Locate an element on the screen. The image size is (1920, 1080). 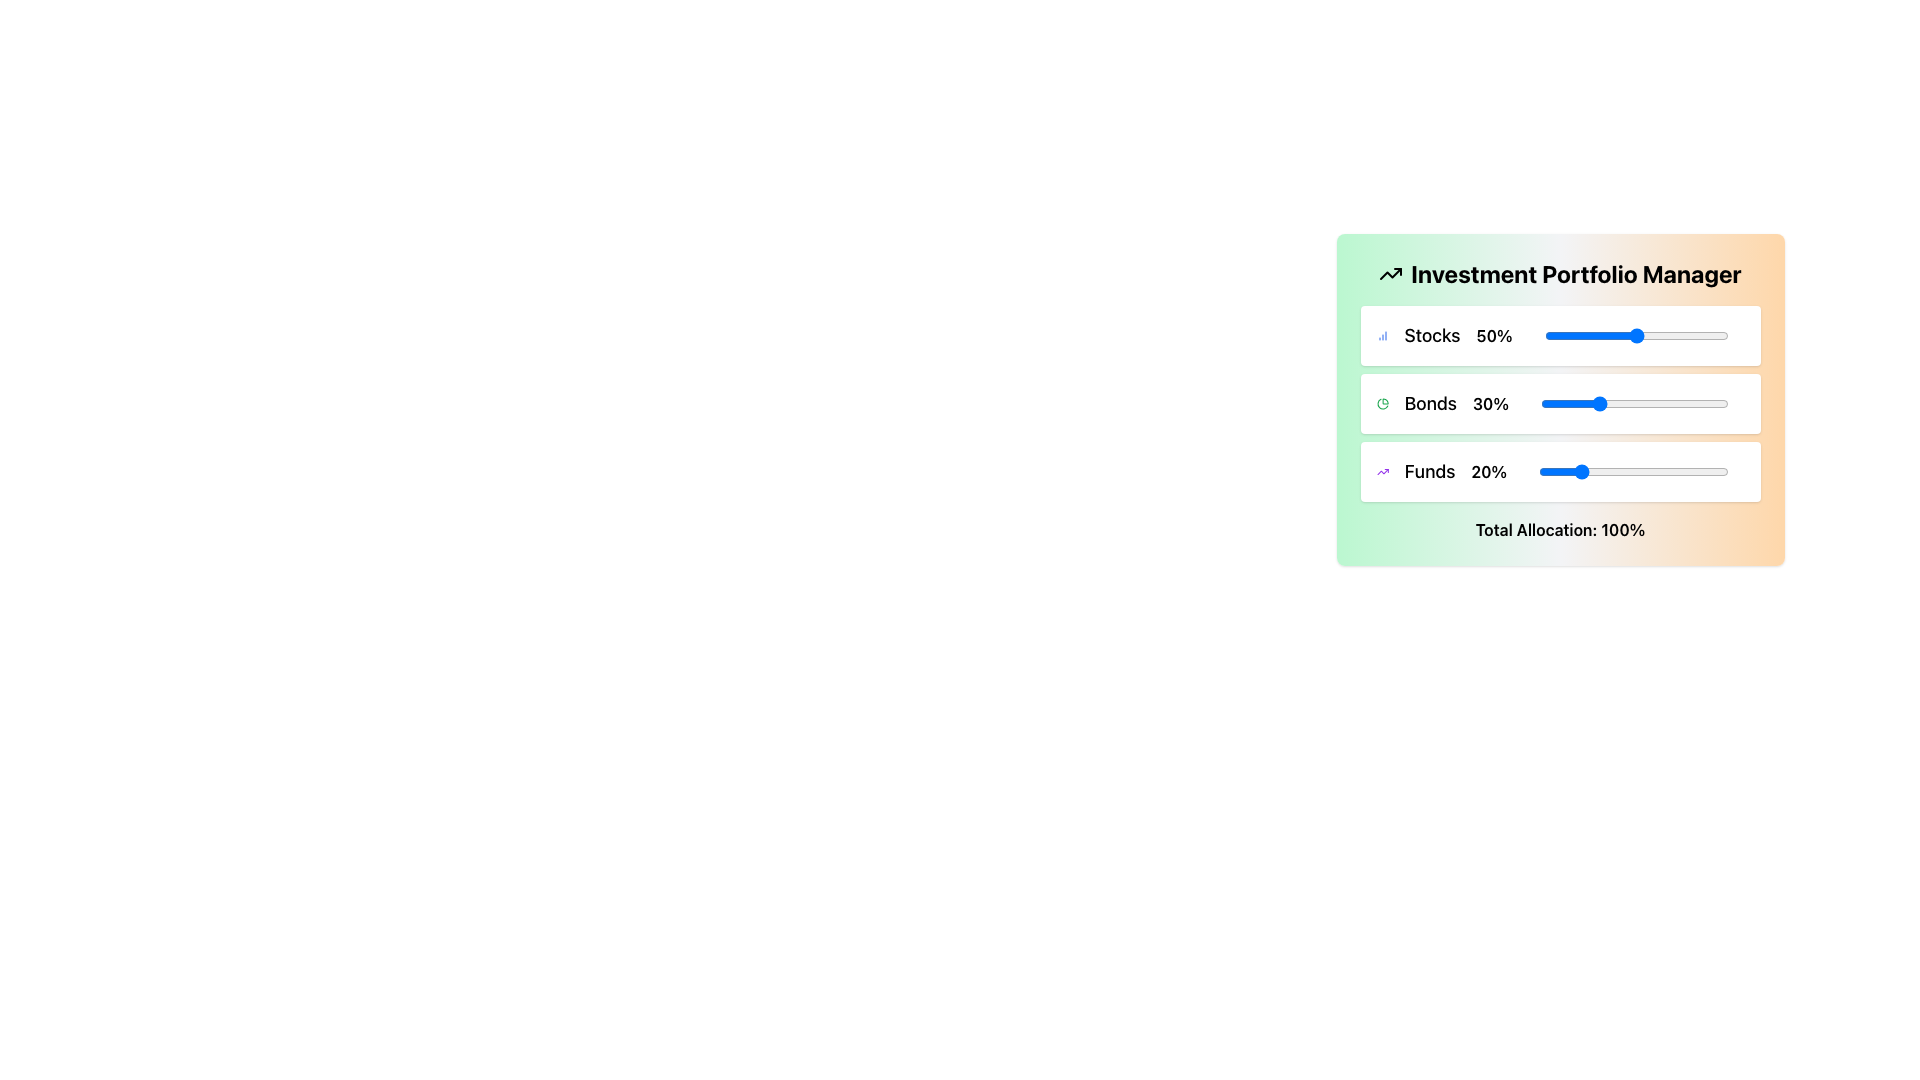
text label that summarizes the total allocation percentages of the elements above, located at the bottom of the card layout is located at coordinates (1559, 528).